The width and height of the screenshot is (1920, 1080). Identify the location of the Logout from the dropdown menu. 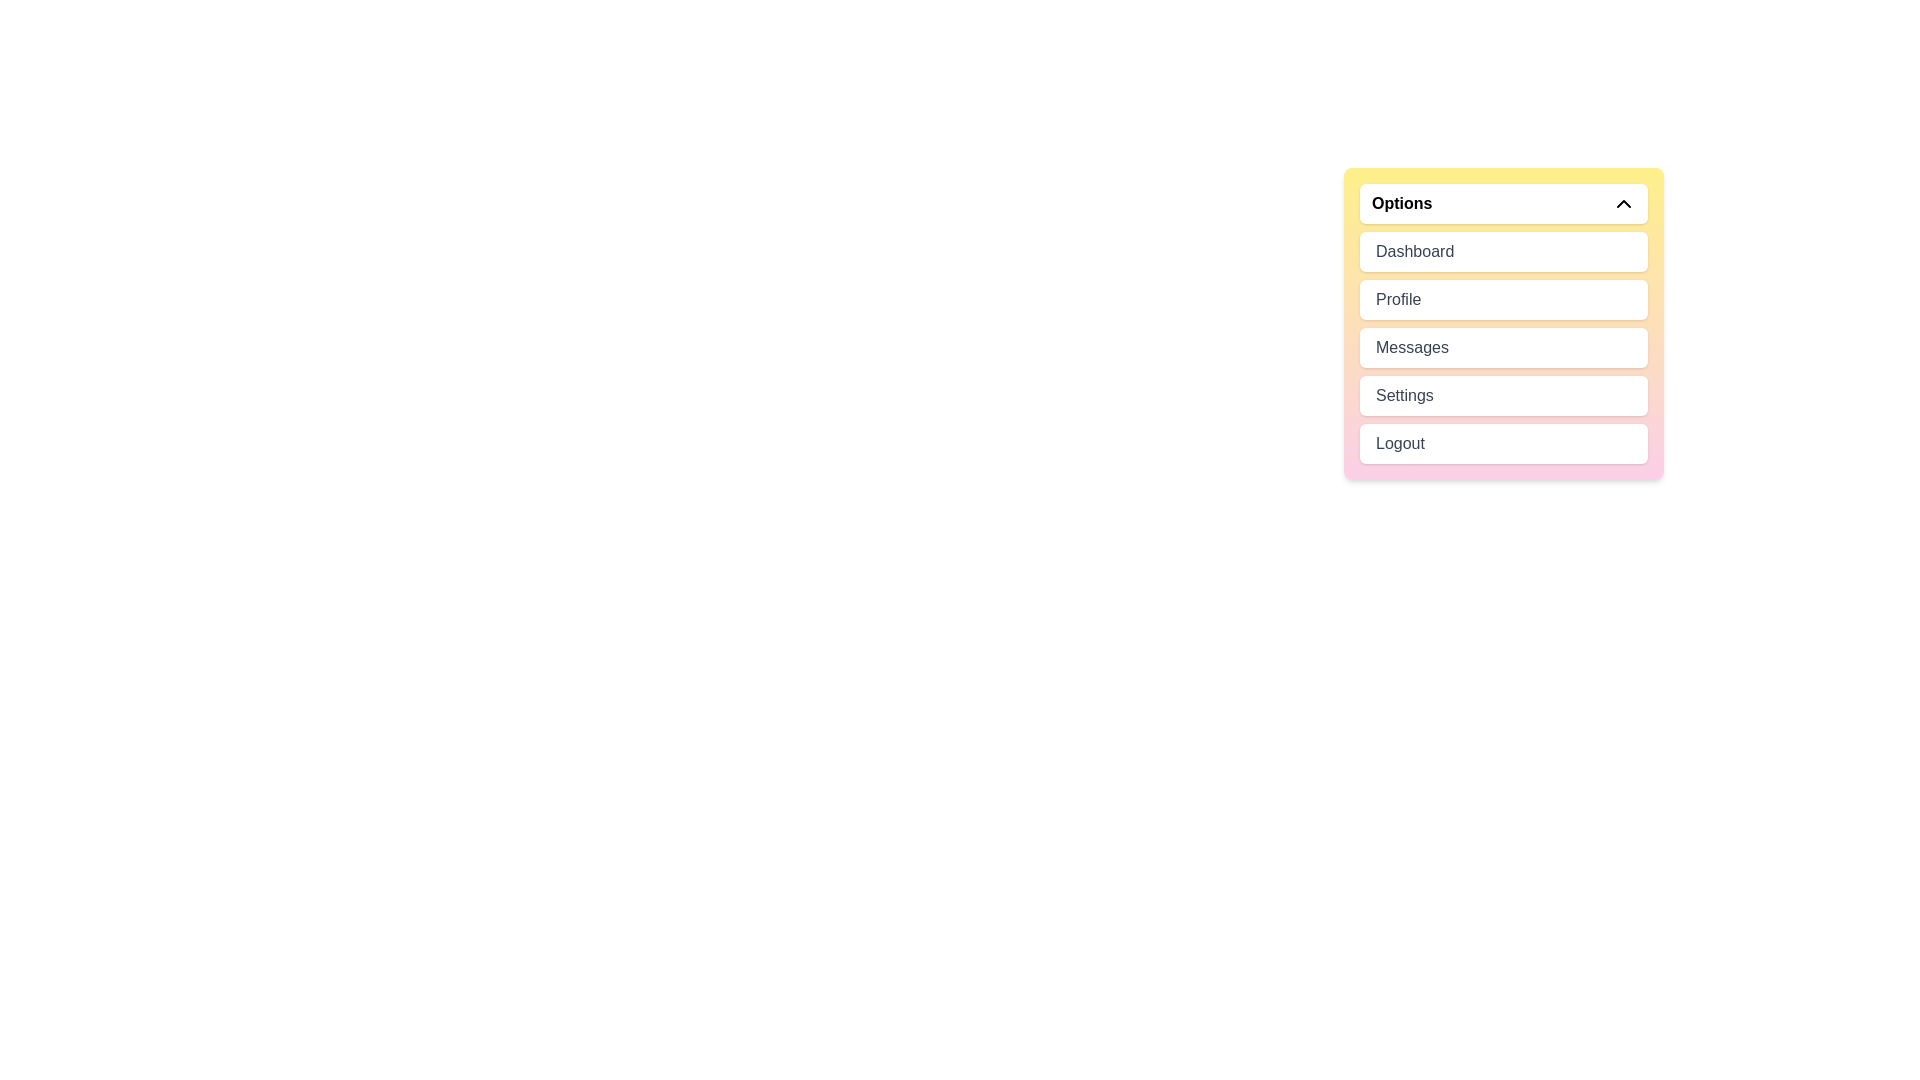
(1503, 442).